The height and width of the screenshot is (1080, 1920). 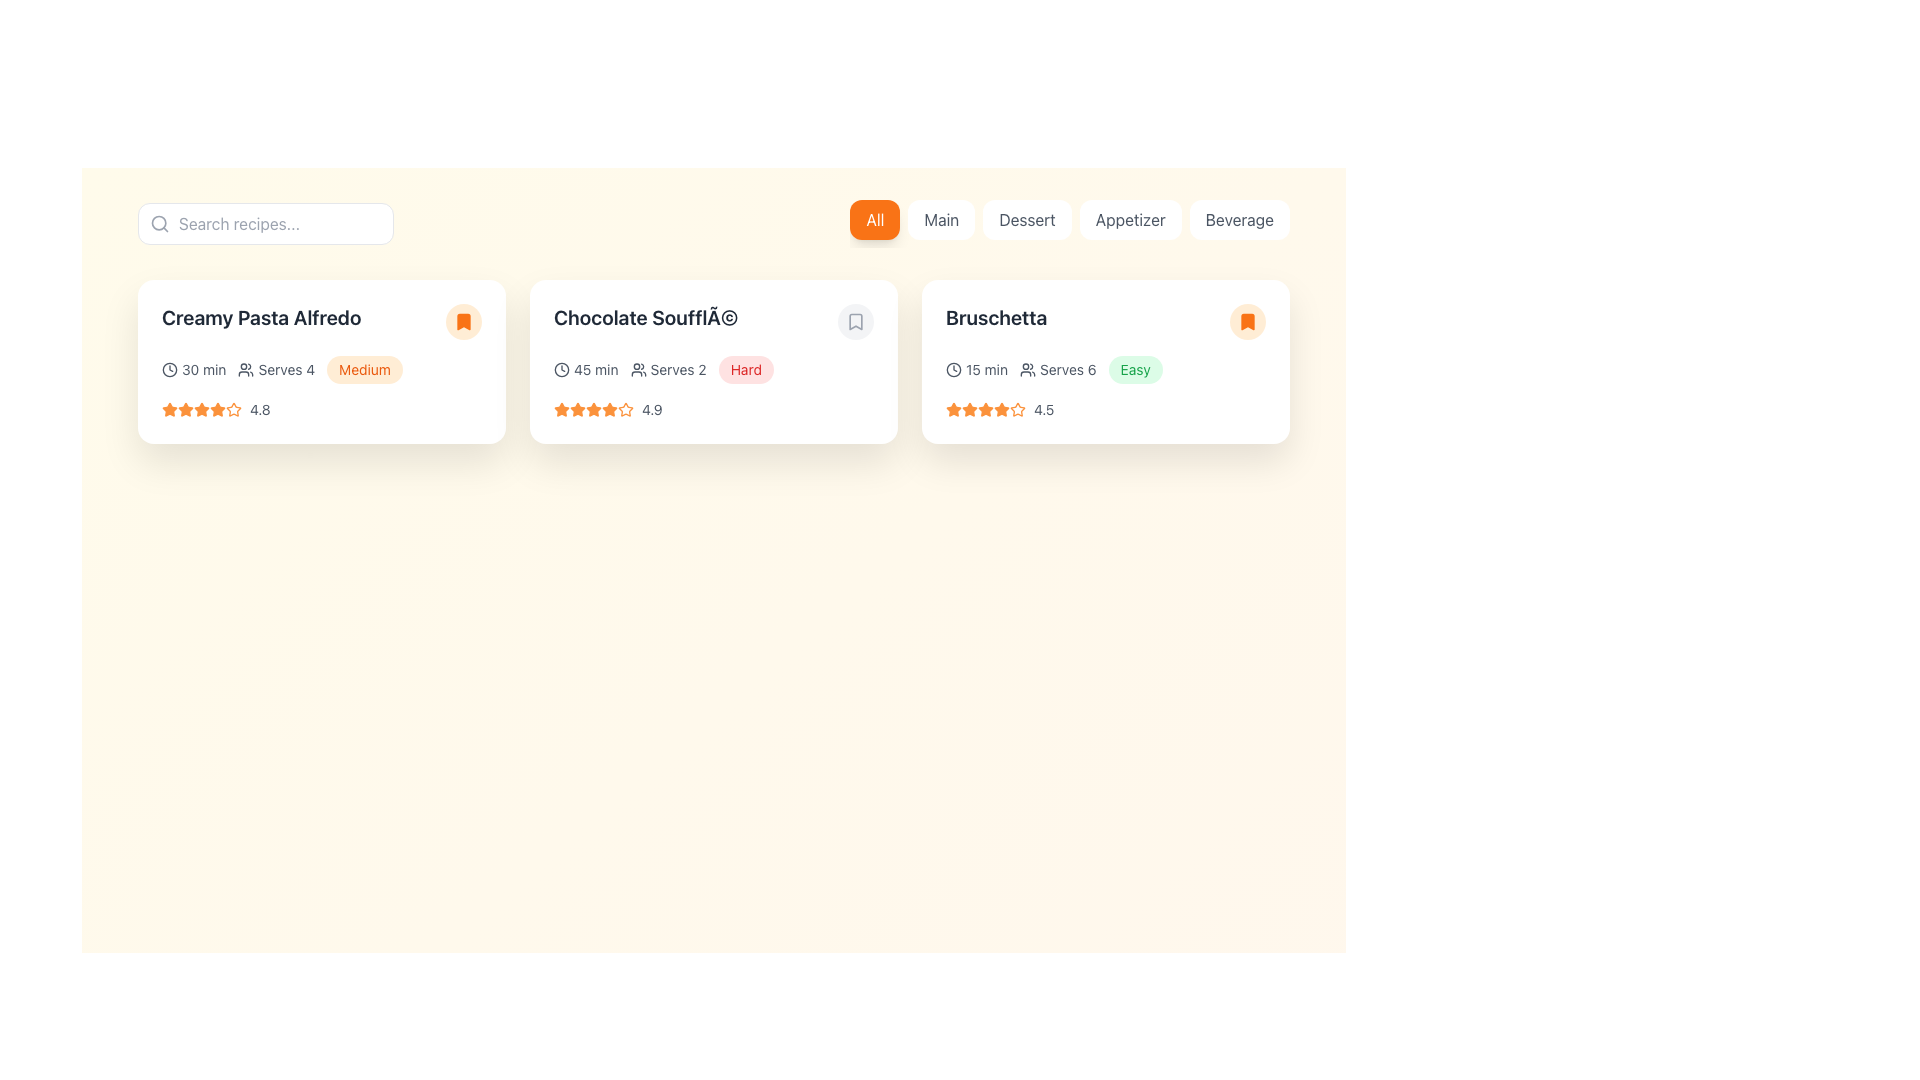 I want to click on the text label displaying '45 min', which is located below the title 'Chocolate Soufflé', to the right of the clock icon, and before the 'Serves 2' label, so click(x=595, y=370).